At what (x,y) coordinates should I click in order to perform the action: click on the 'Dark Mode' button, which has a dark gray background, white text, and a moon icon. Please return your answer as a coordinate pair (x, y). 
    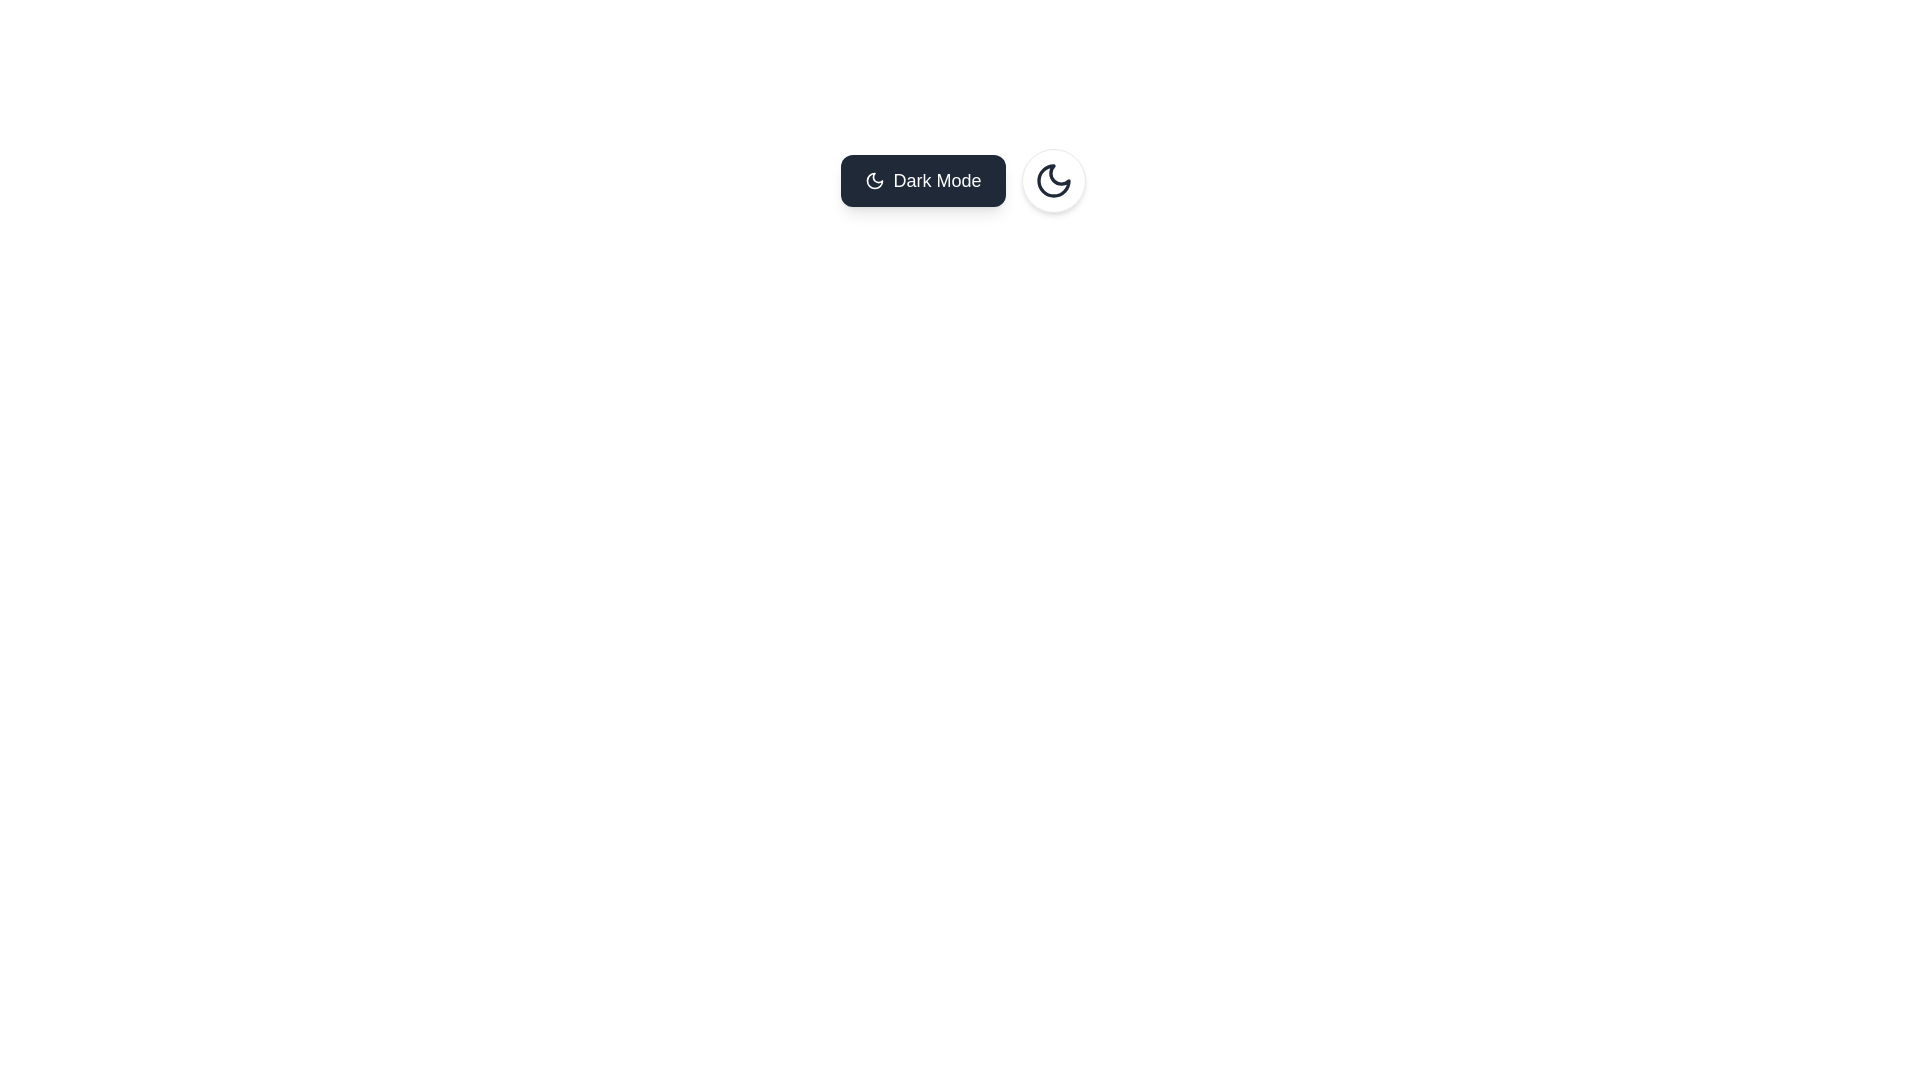
    Looking at the image, I should click on (922, 181).